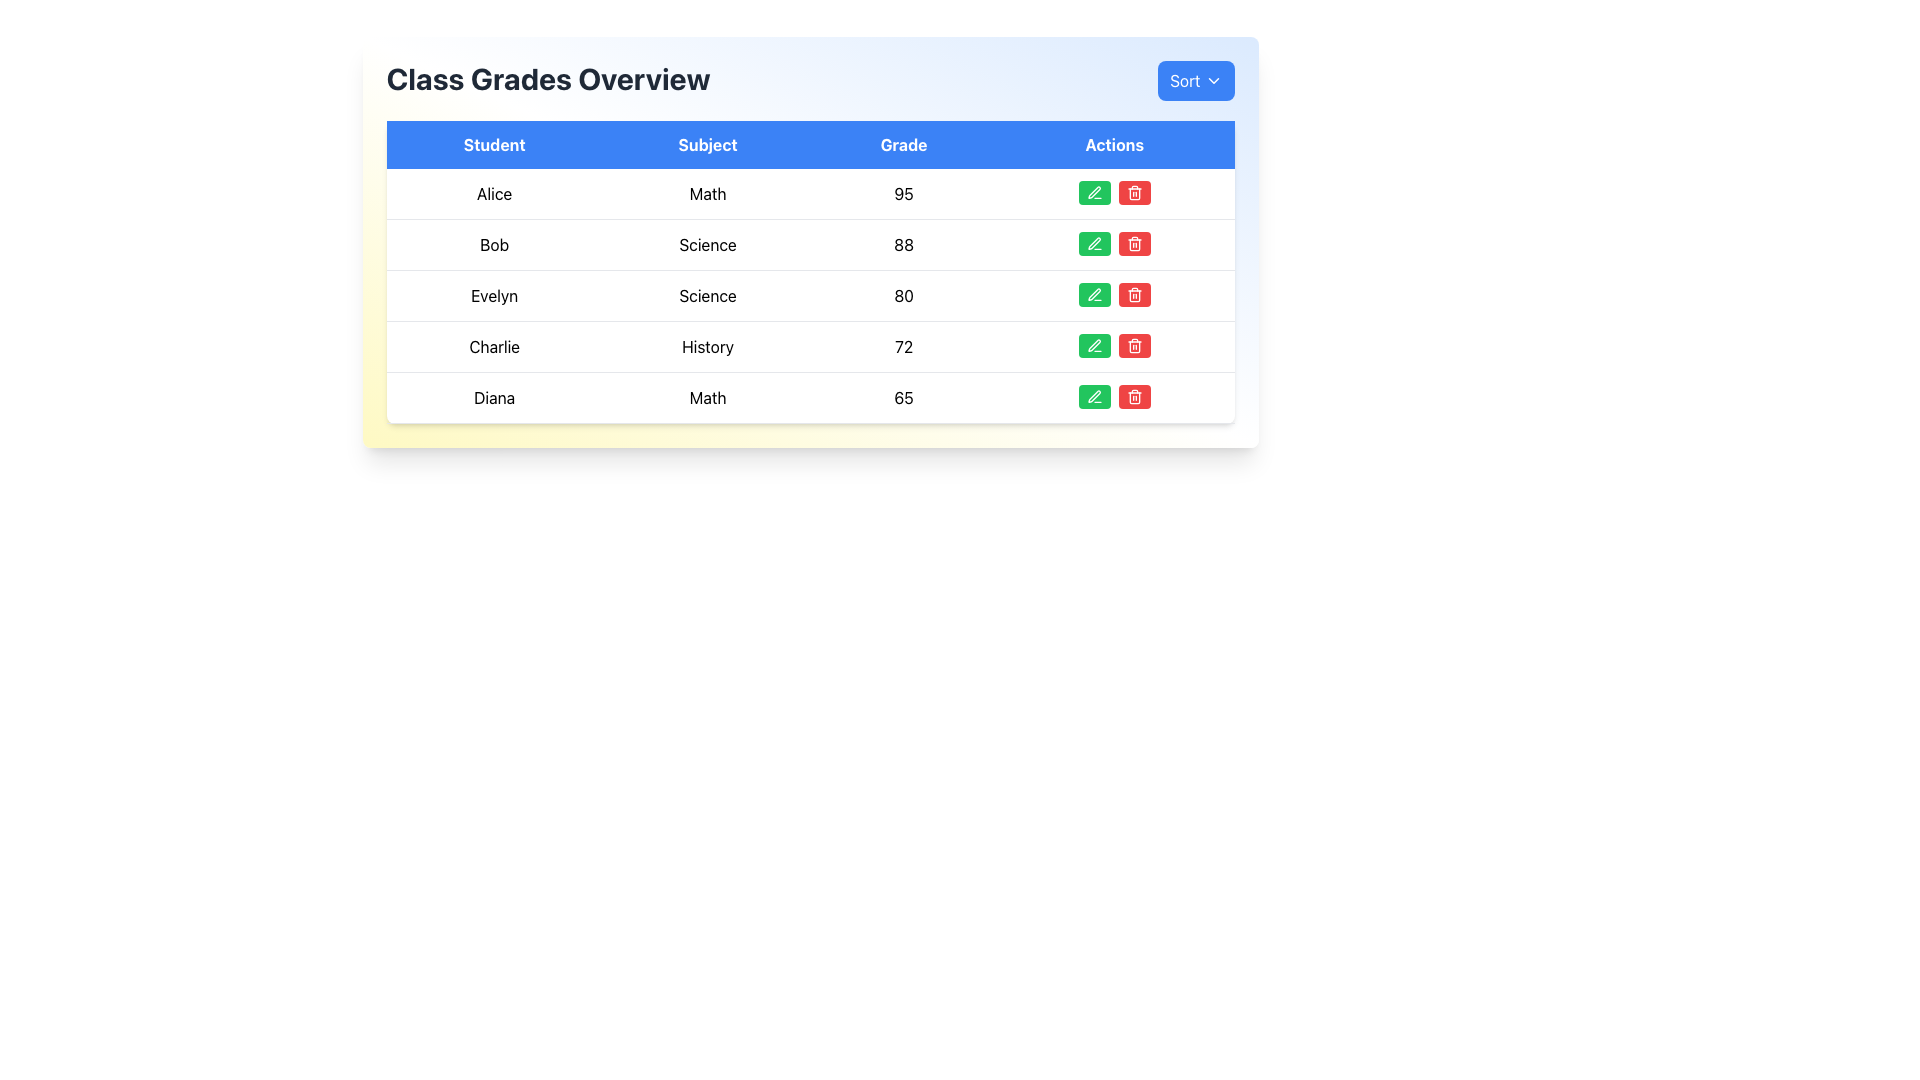 The image size is (1920, 1080). I want to click on the edit SVG icon located in the fourth row of the 'Actions' column in the data table, so click(1093, 242).